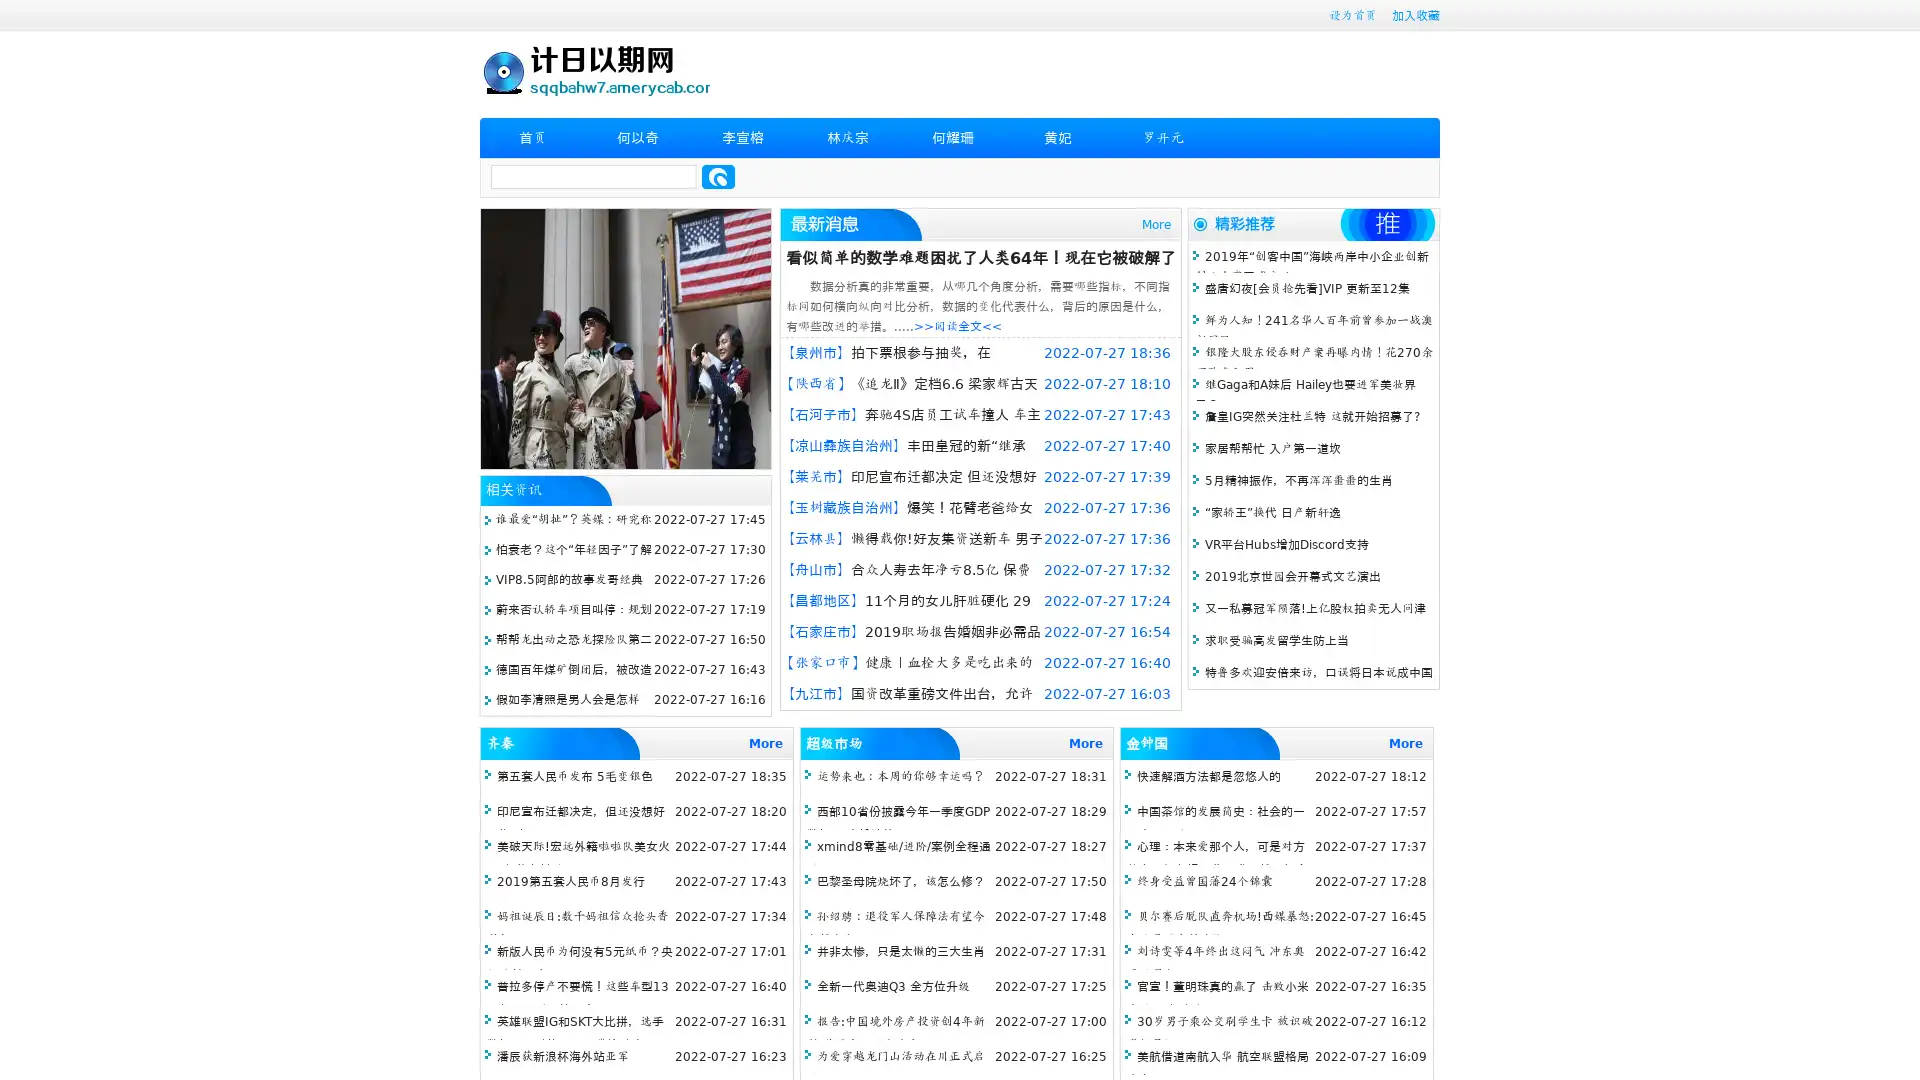 The image size is (1920, 1080). What do you see at coordinates (718, 176) in the screenshot?
I see `Search` at bounding box center [718, 176].